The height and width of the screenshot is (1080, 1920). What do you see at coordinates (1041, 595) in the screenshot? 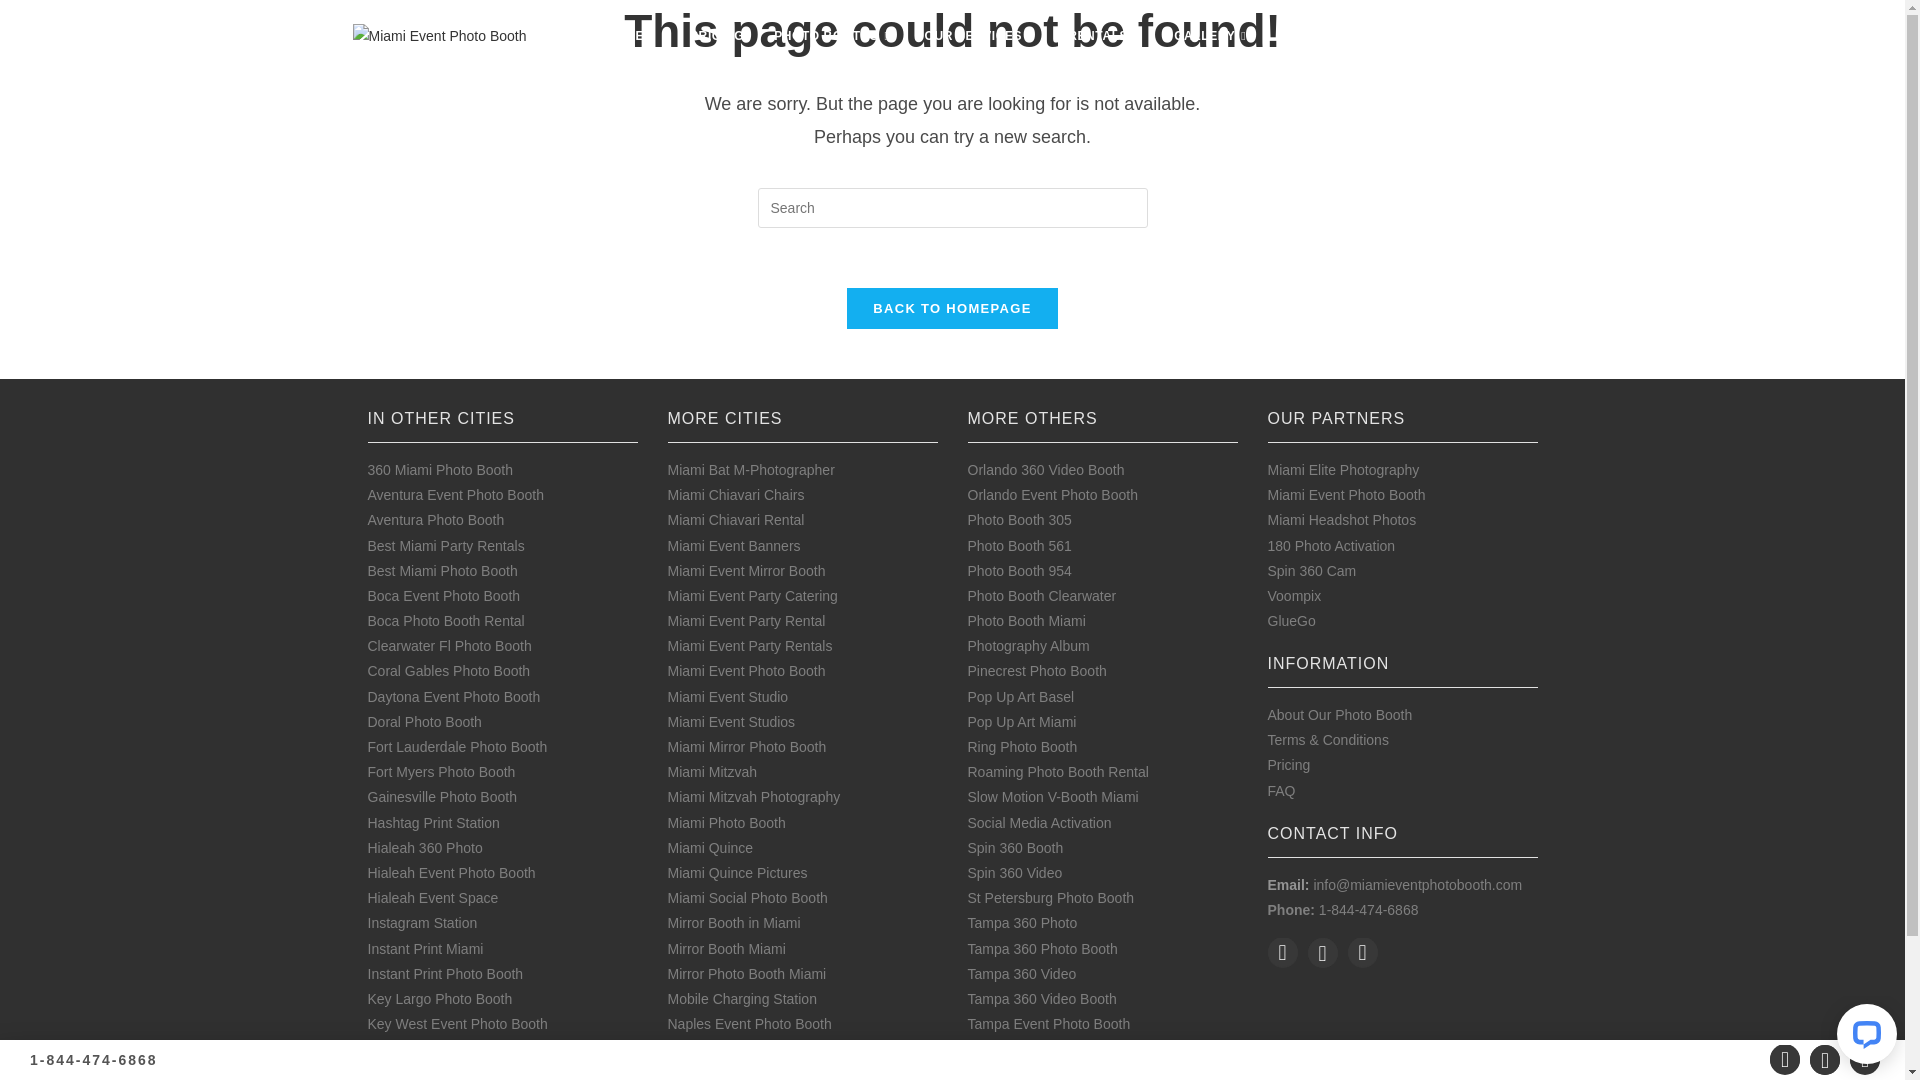
I see `'Photo Booth Clearwater'` at bounding box center [1041, 595].